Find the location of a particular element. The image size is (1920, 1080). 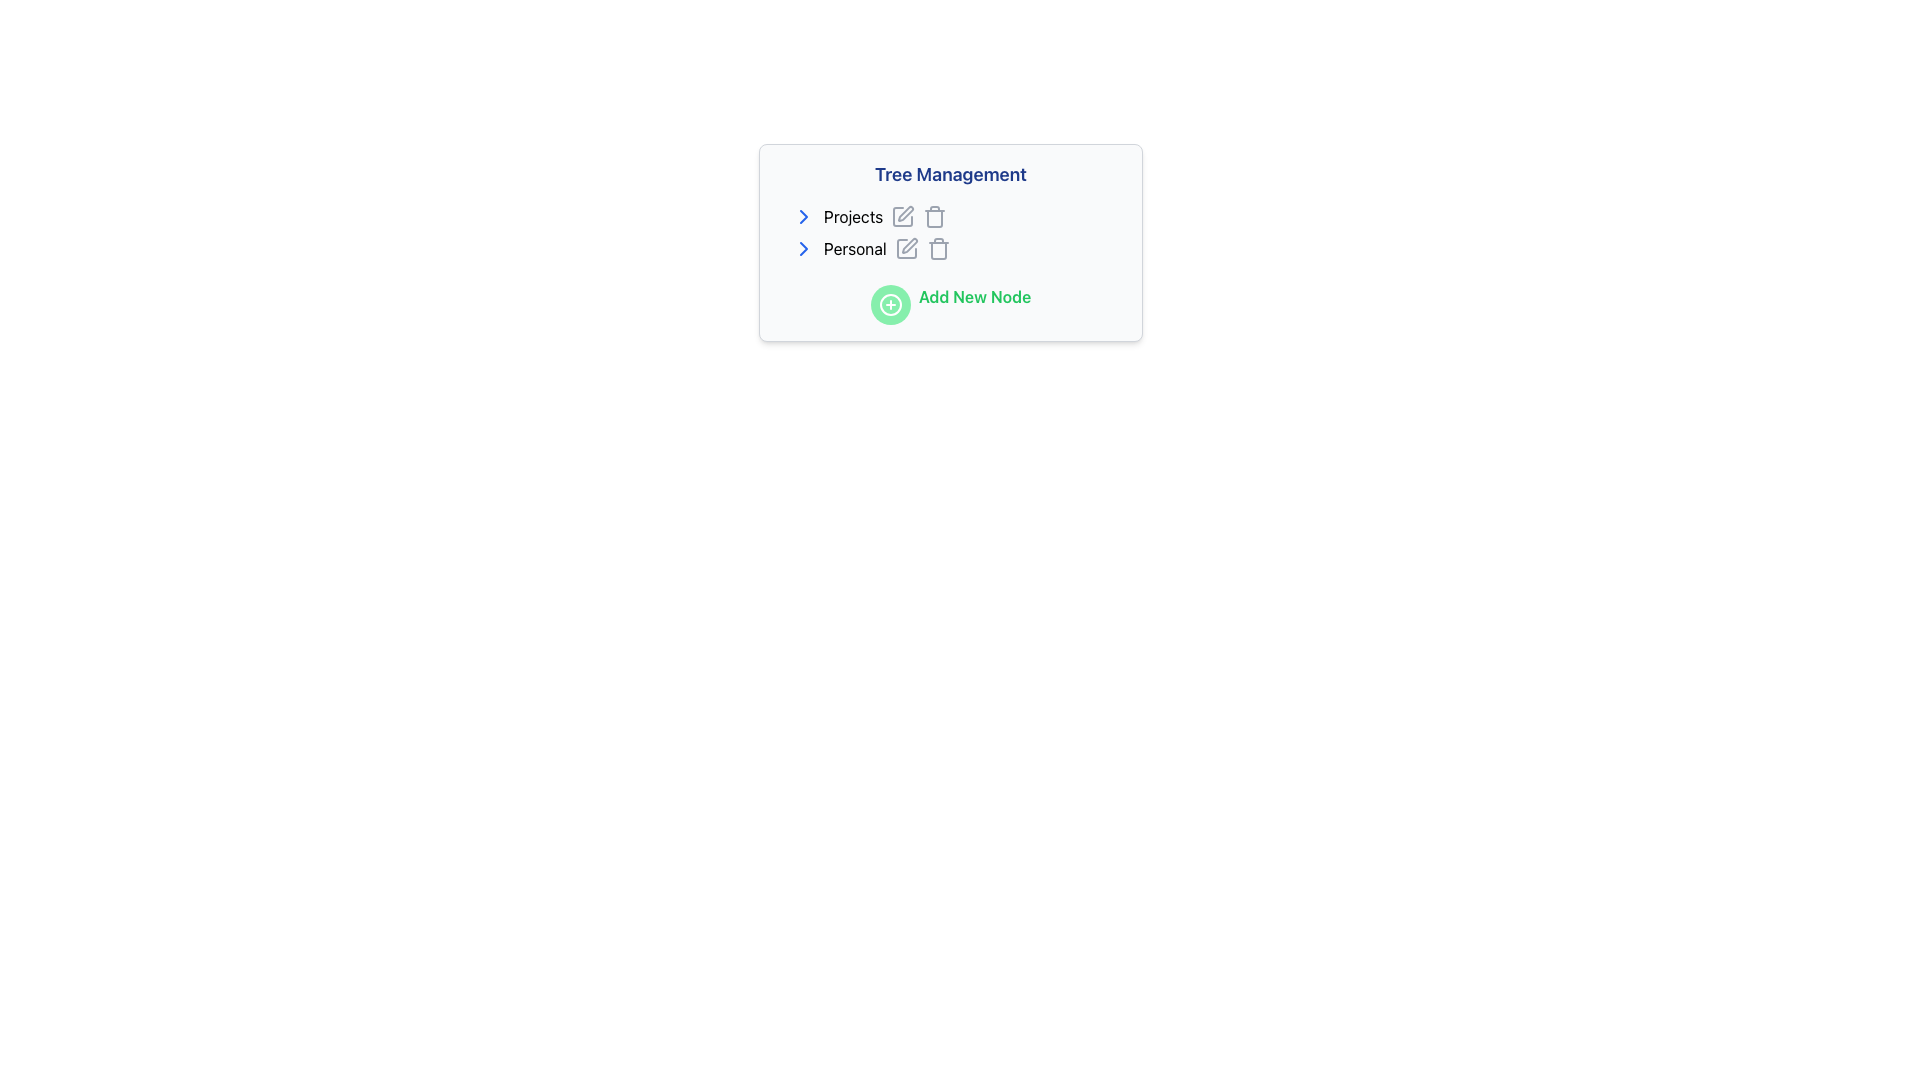

the 'Add New Node' button, which is a green circular icon with a plus sign located below the 'Projects' and 'Personal' items in the 'Tree Management' panel is located at coordinates (949, 304).